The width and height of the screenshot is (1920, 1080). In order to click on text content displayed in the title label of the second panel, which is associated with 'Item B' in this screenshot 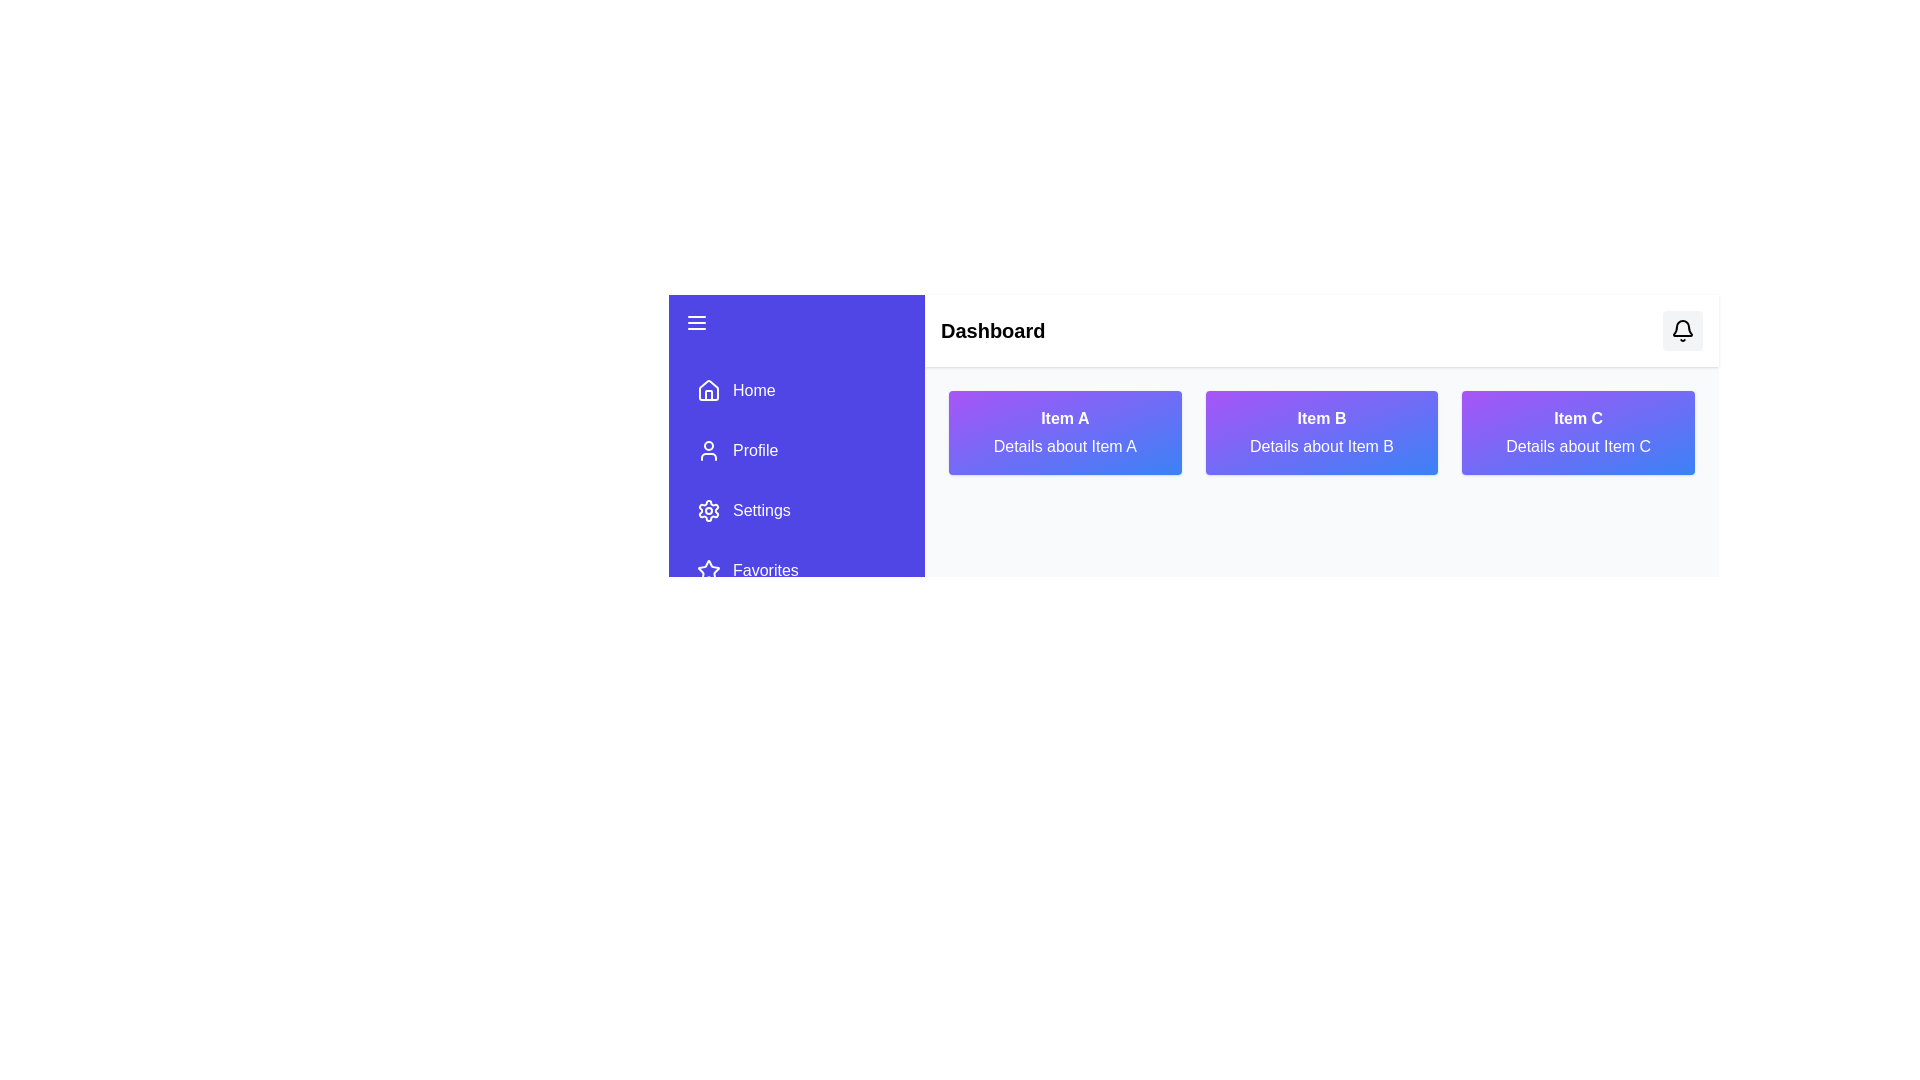, I will do `click(1321, 418)`.